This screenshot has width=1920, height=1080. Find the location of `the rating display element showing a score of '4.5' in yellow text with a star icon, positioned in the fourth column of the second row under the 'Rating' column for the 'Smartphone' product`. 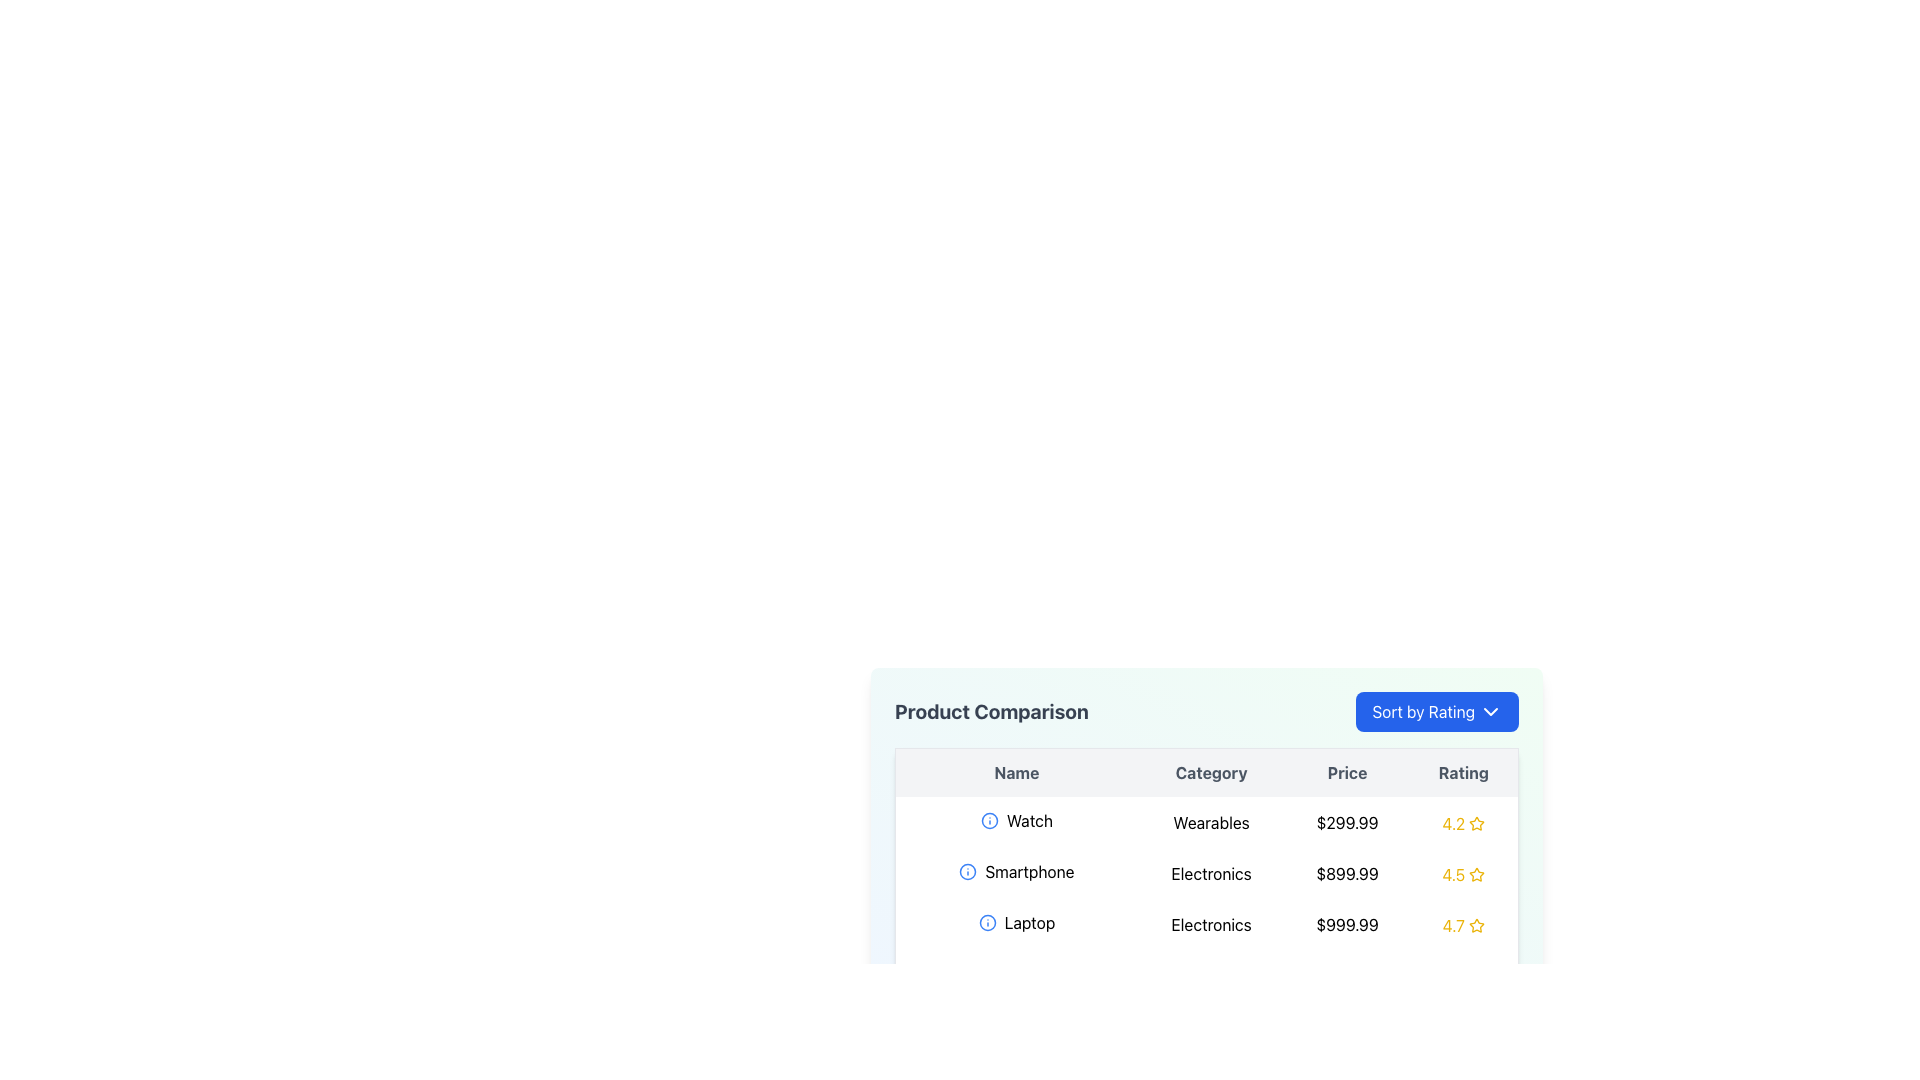

the rating display element showing a score of '4.5' in yellow text with a star icon, positioned in the fourth column of the second row under the 'Rating' column for the 'Smartphone' product is located at coordinates (1463, 874).